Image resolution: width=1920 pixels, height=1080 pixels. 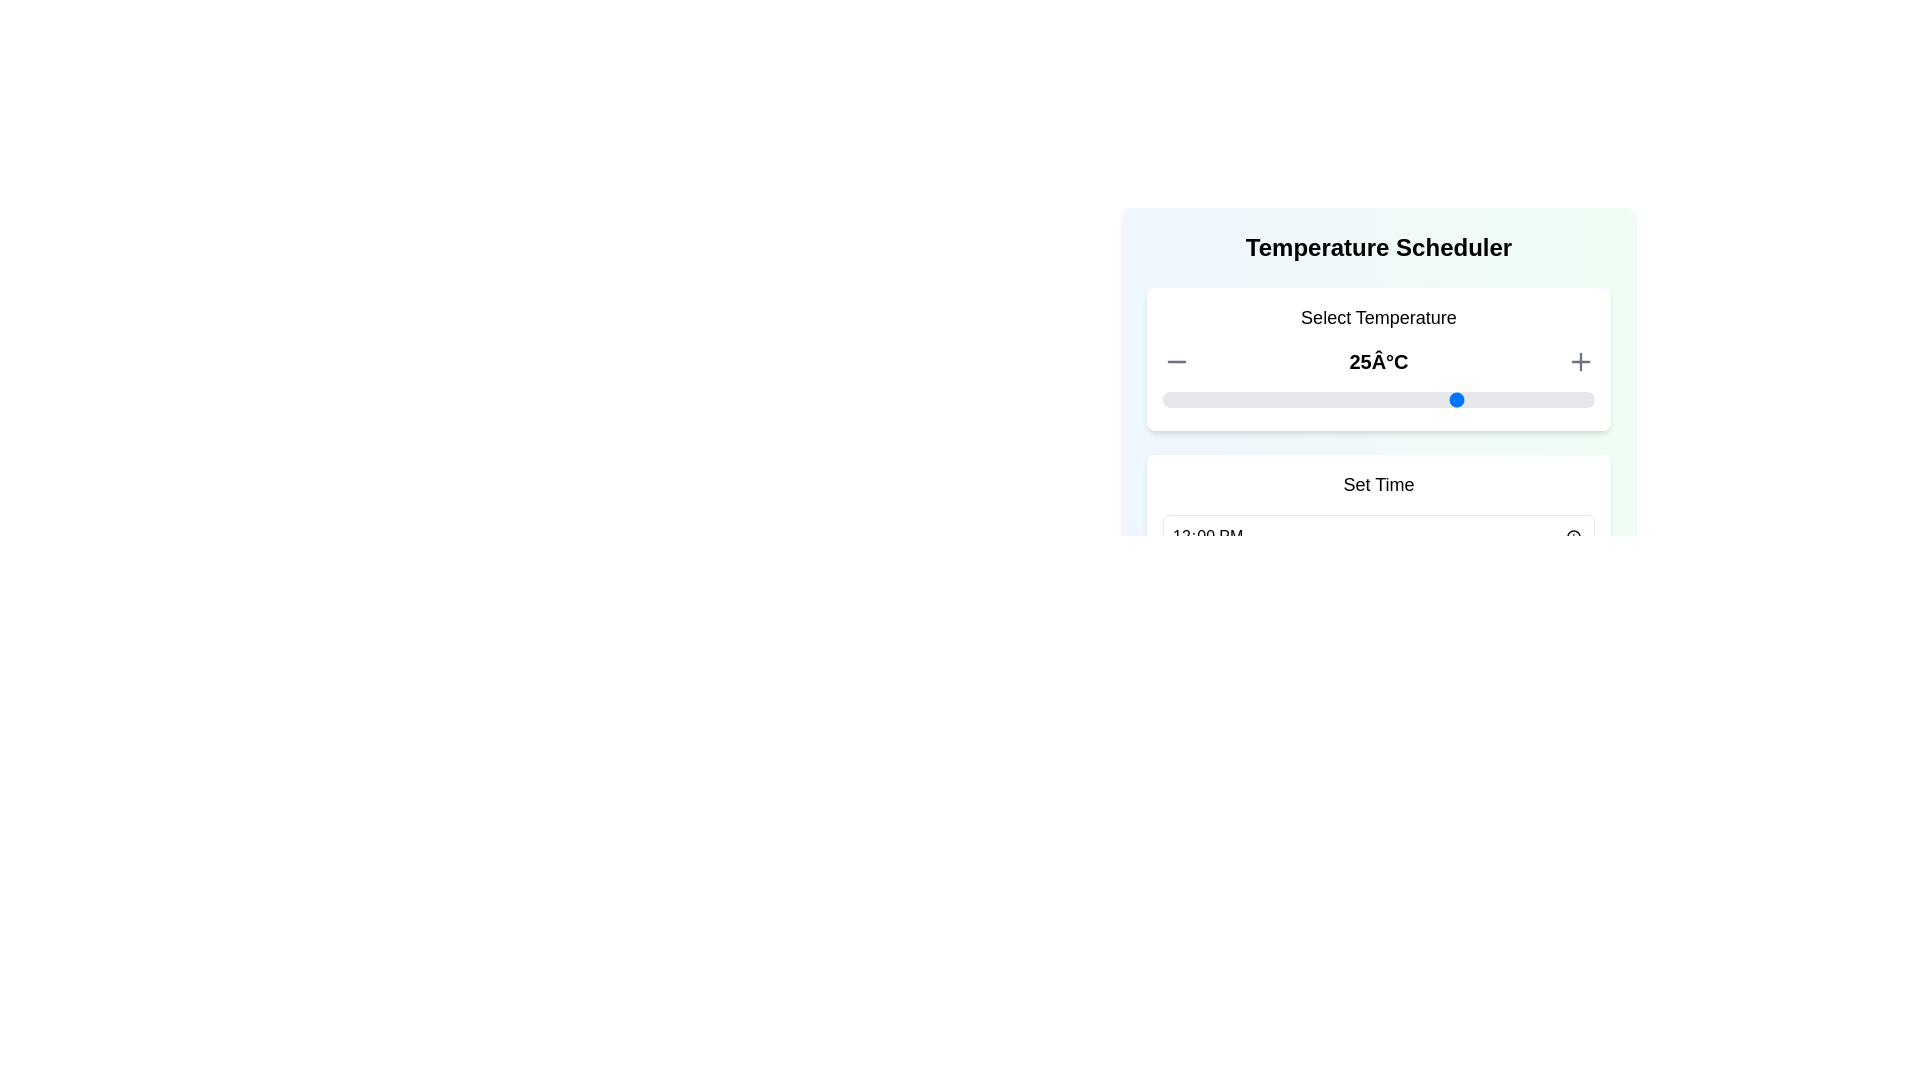 What do you see at coordinates (1377, 362) in the screenshot?
I see `bold text displaying '25°C' in the temperature selection interface, located centrally between the minus and plus buttons under the 'Select Temperature' section` at bounding box center [1377, 362].